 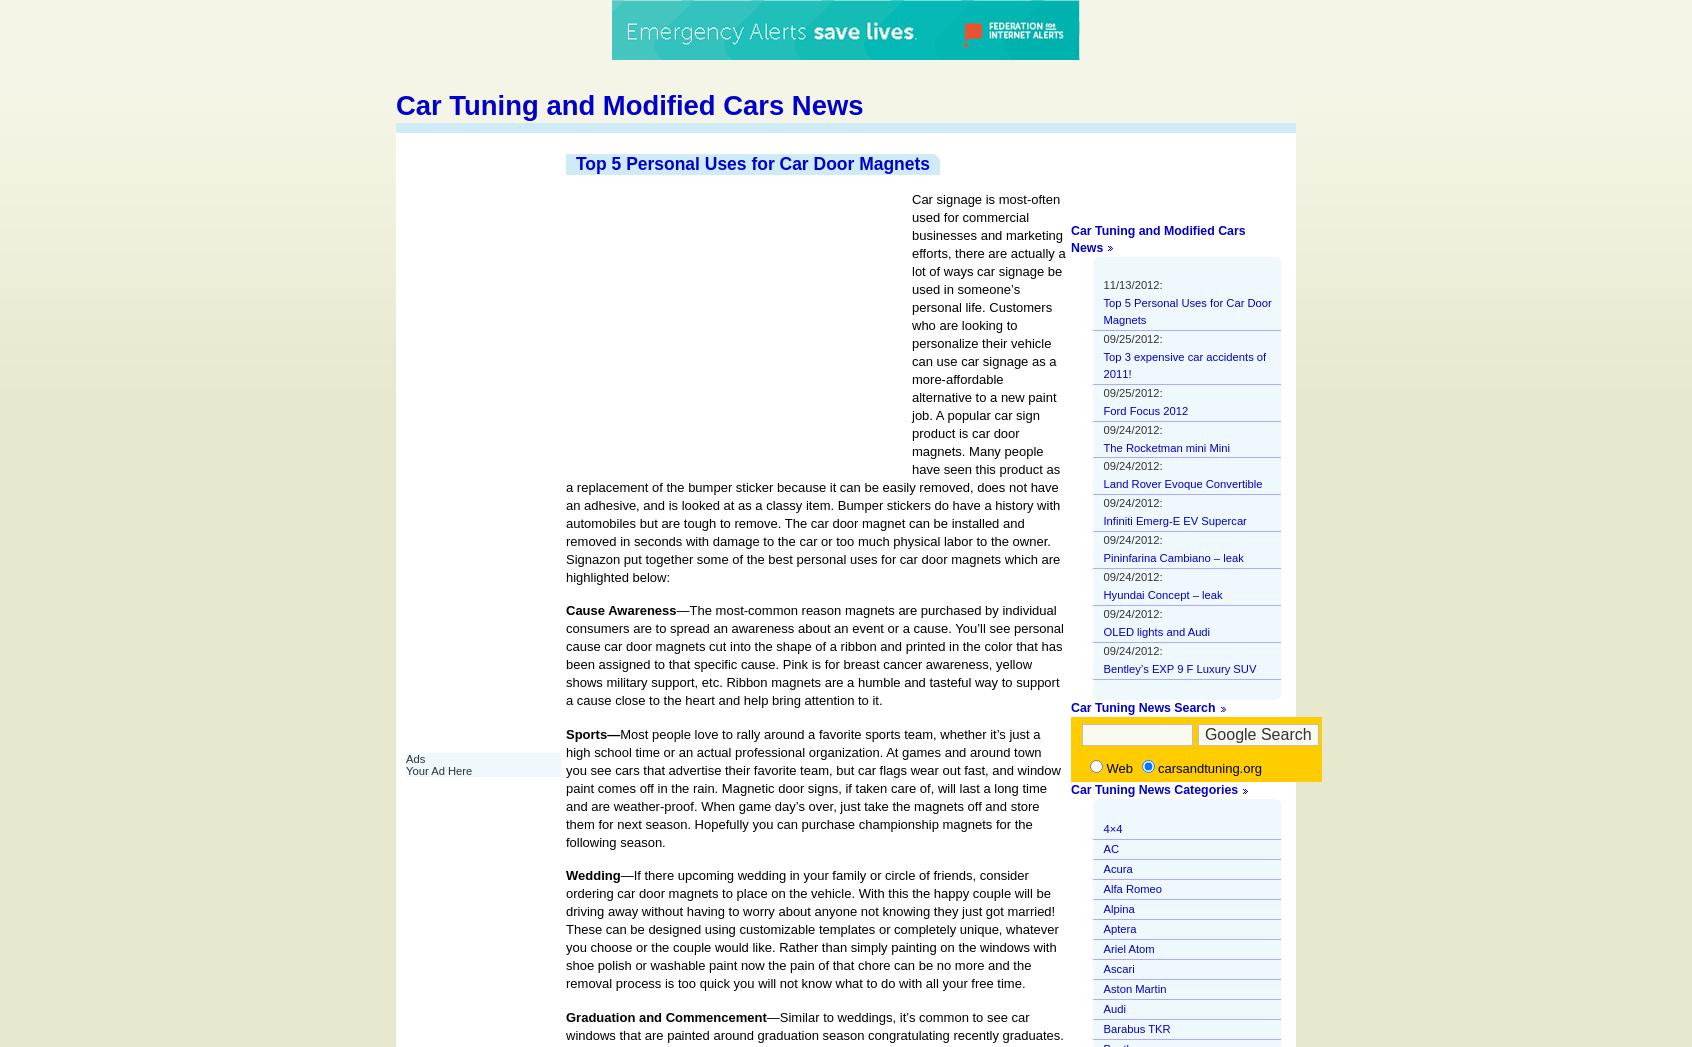 I want to click on 'AC', so click(x=1103, y=847).